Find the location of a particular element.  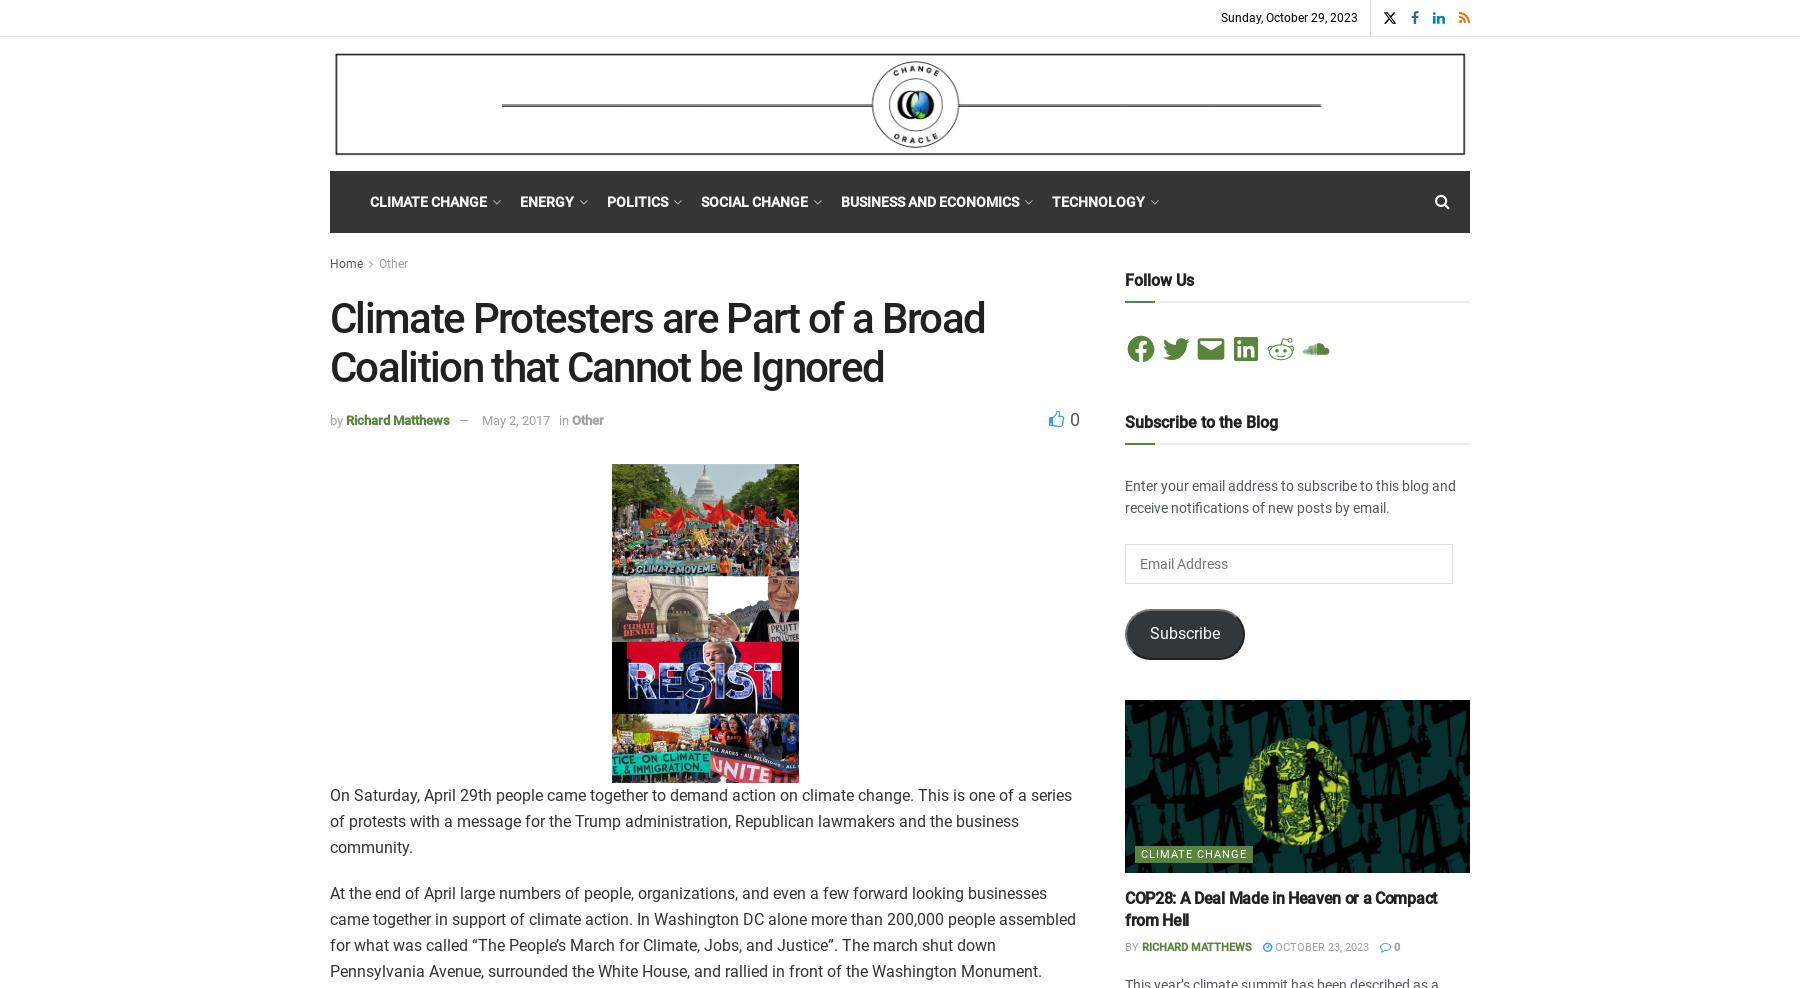

'Sunday, October 29, 2023' is located at coordinates (1289, 16).